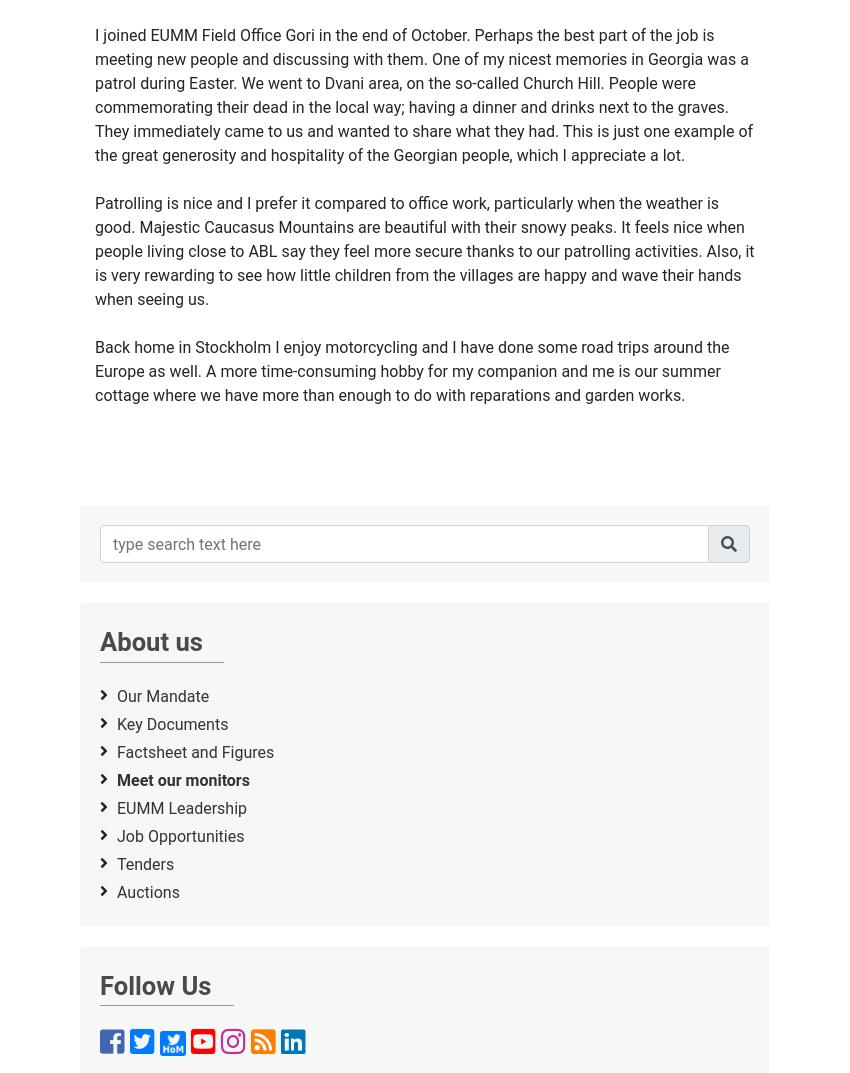  What do you see at coordinates (115, 779) in the screenshot?
I see `'Meet our monitors'` at bounding box center [115, 779].